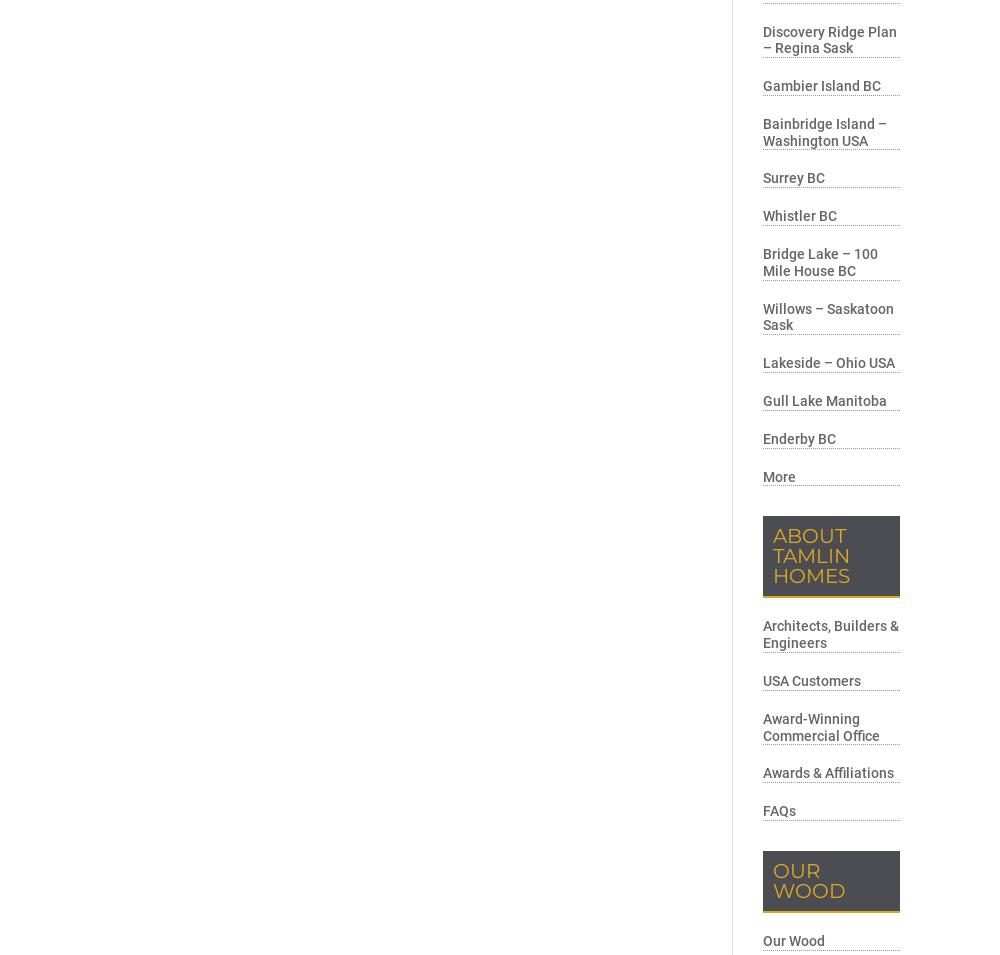 This screenshot has width=1000, height=955. What do you see at coordinates (811, 556) in the screenshot?
I see `'About Tamlin Homes'` at bounding box center [811, 556].